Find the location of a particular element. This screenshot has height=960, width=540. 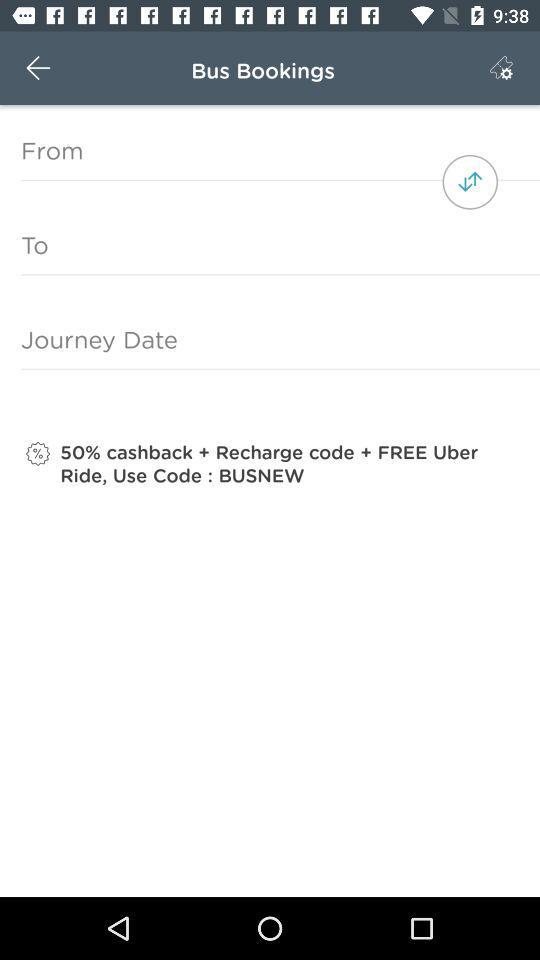

the item next to bus bookings item is located at coordinates (500, 68).